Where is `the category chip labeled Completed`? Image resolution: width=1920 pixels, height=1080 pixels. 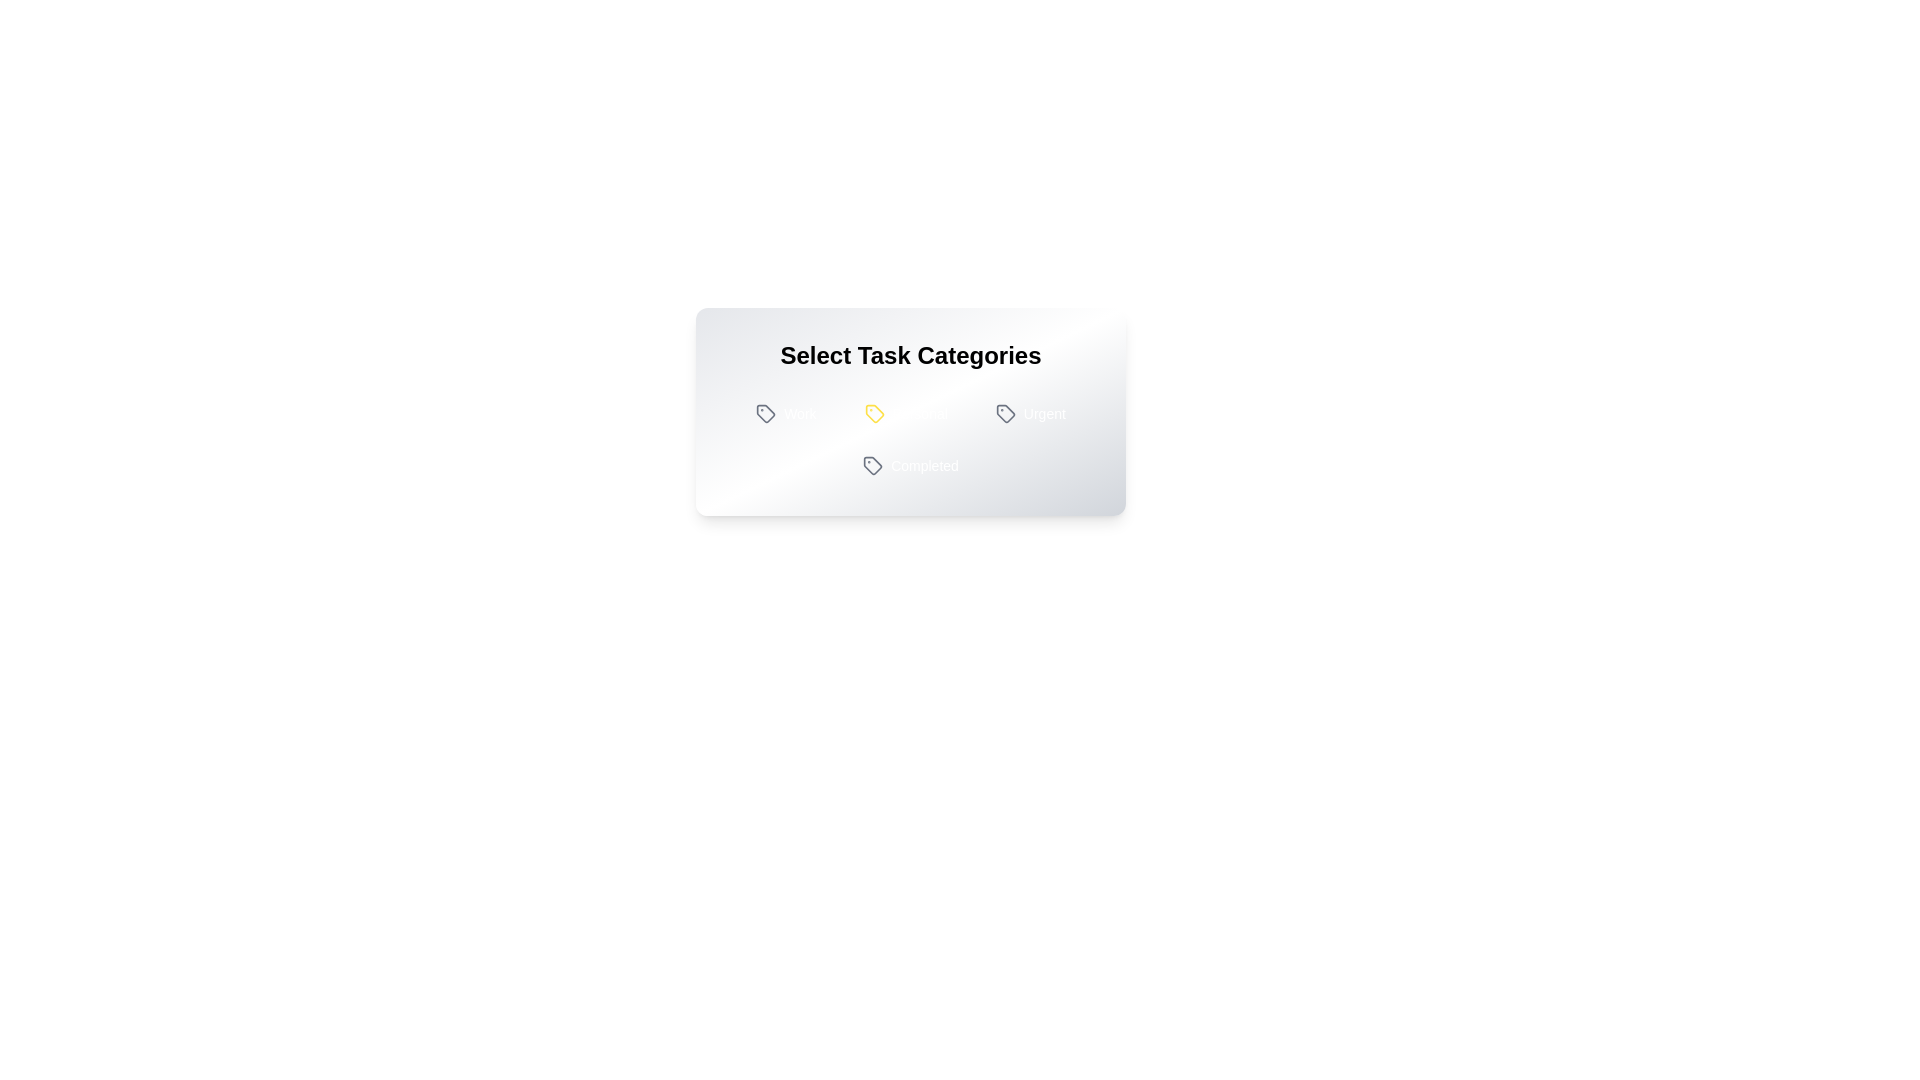 the category chip labeled Completed is located at coordinates (909, 466).